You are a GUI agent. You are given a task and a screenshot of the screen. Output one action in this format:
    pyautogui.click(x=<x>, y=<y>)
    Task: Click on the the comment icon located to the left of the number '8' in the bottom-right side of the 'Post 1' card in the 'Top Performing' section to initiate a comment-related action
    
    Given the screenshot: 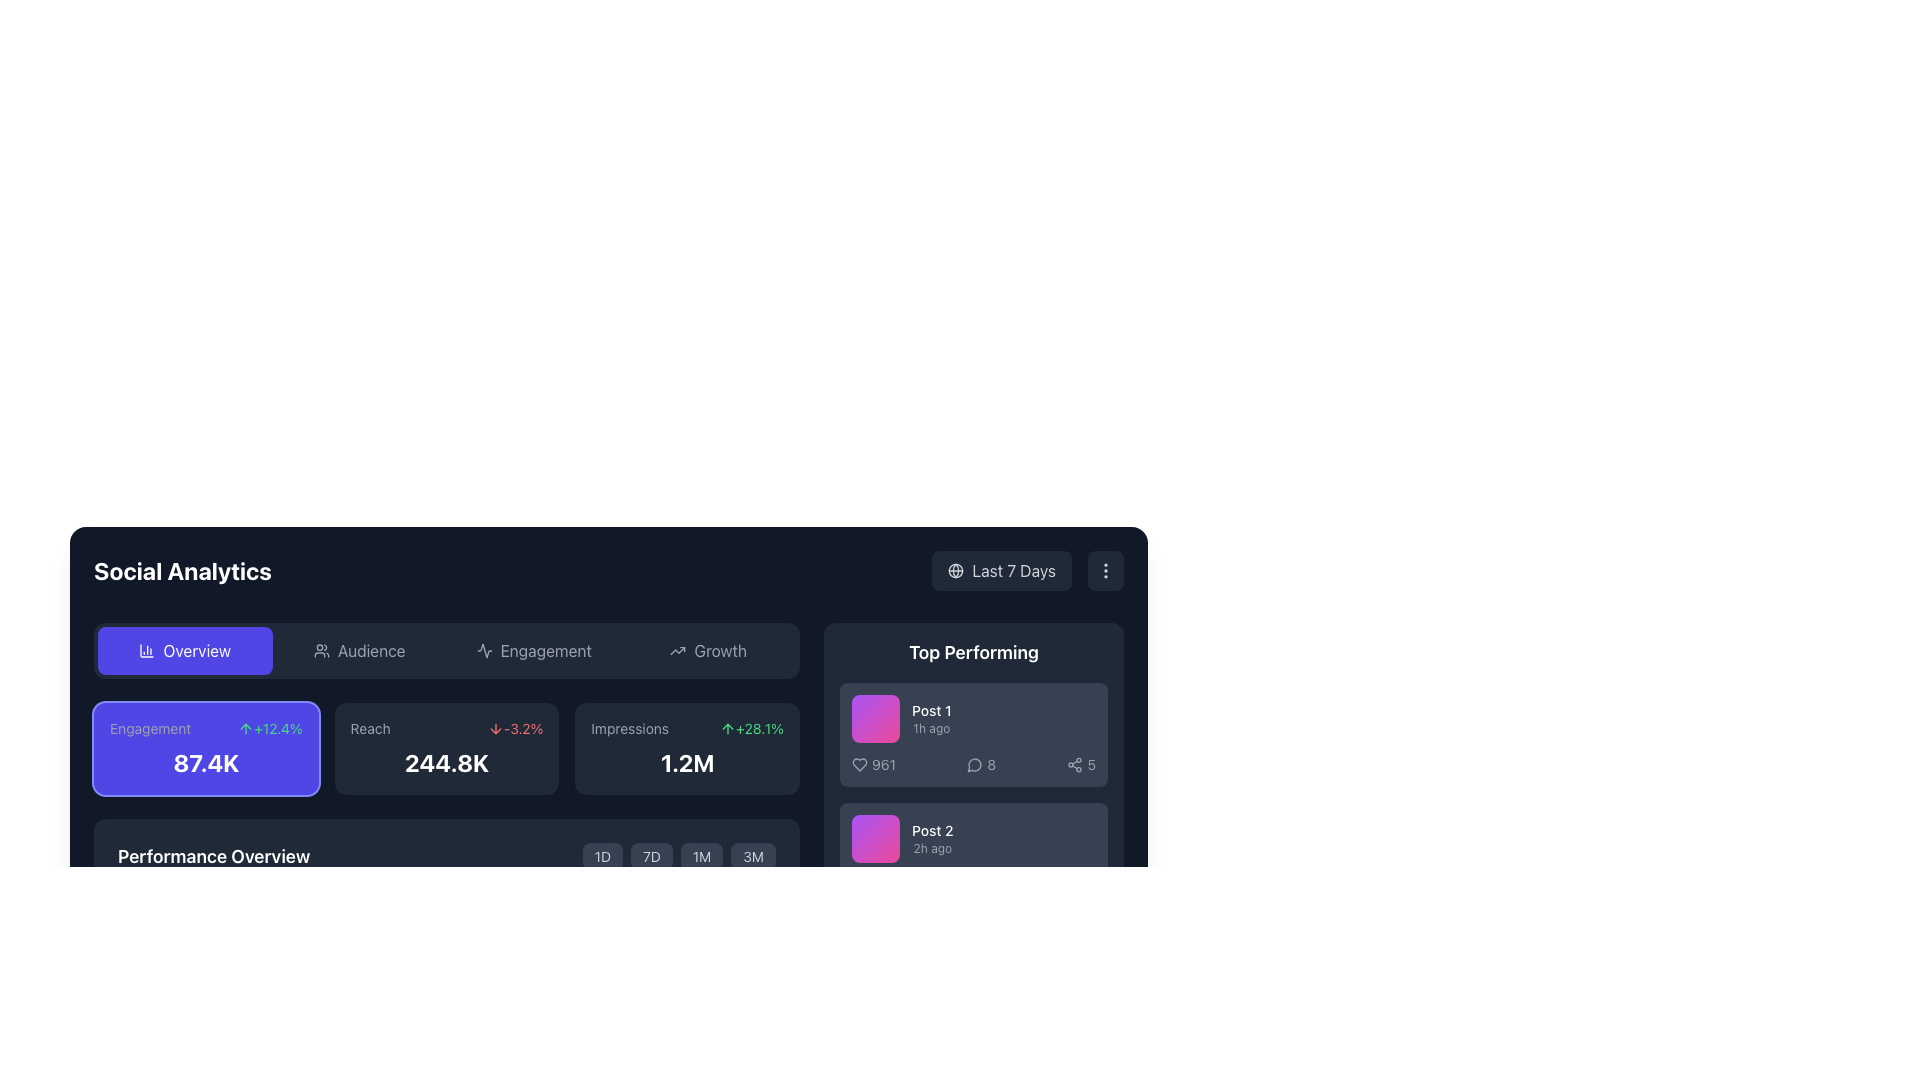 What is the action you would take?
    pyautogui.click(x=975, y=764)
    